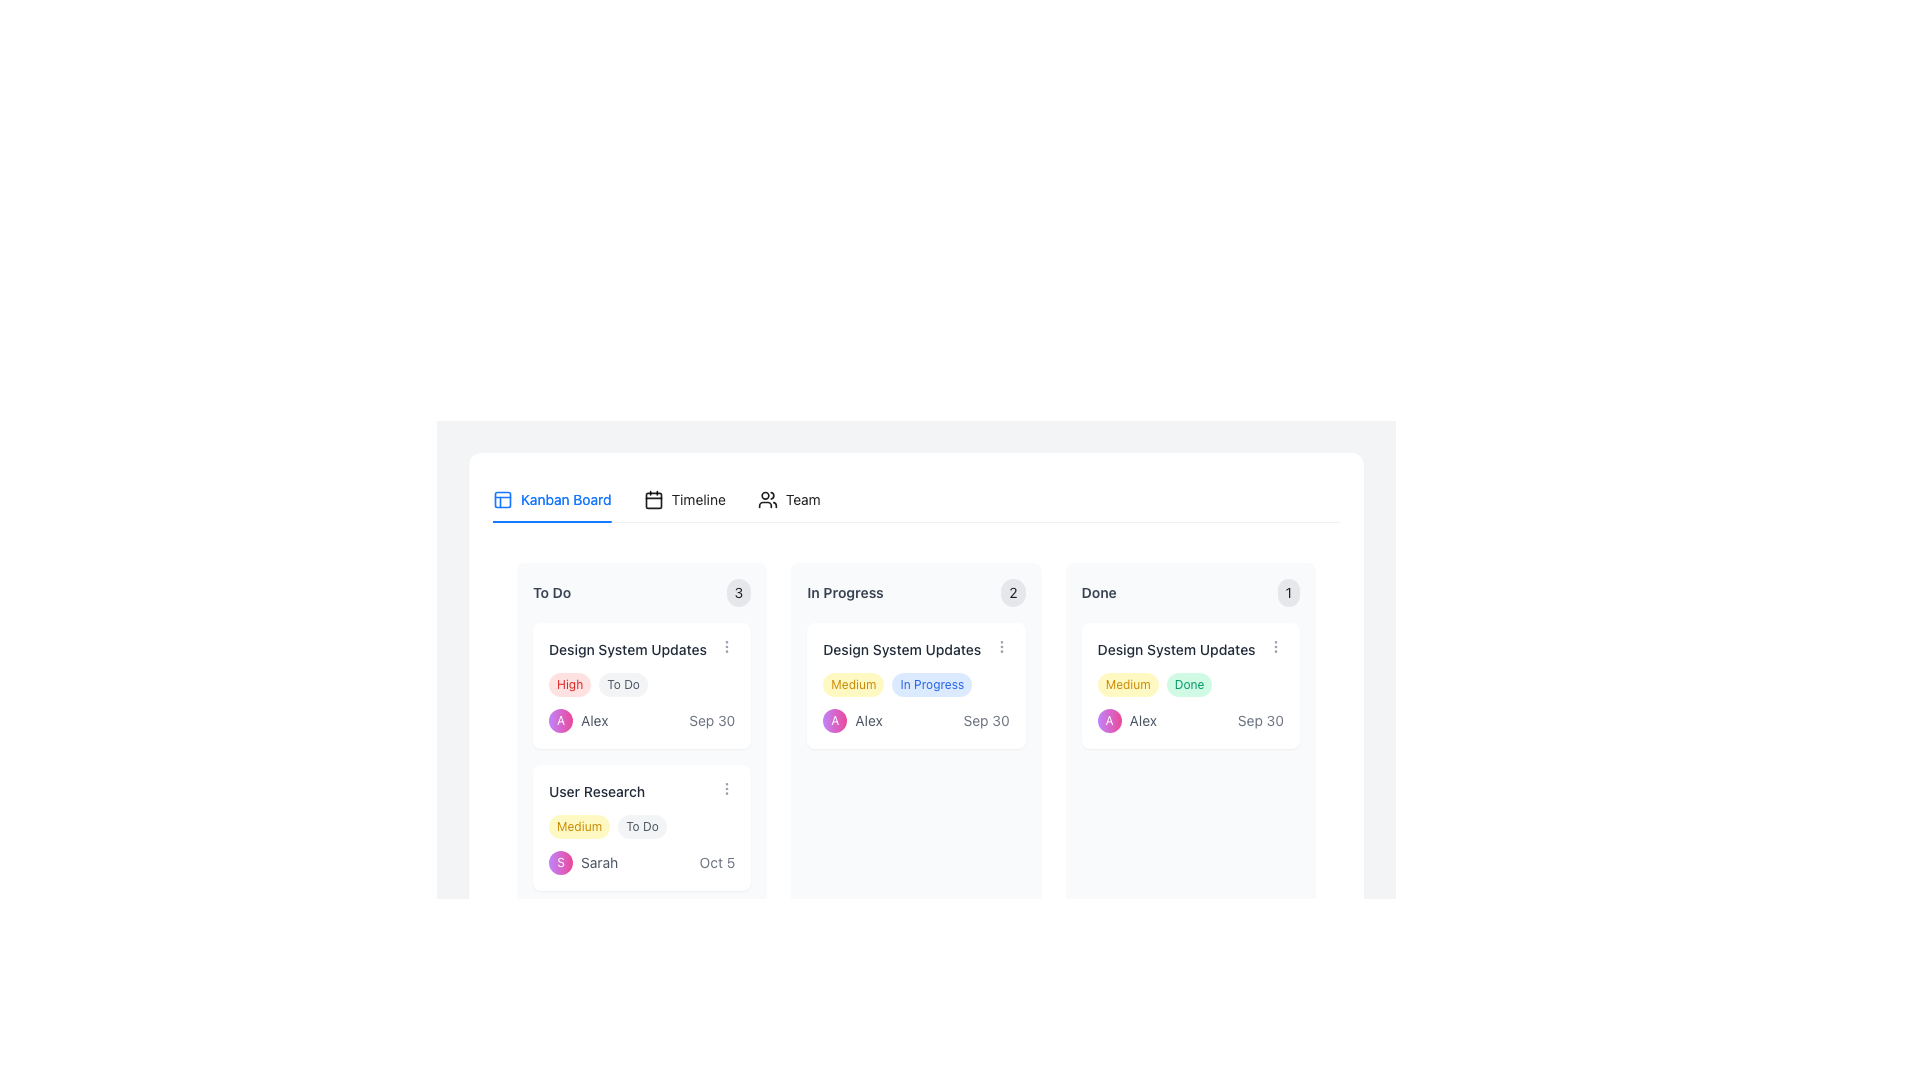  What do you see at coordinates (622, 684) in the screenshot?
I see `the second smaller rounded label in the 'To Do' card, located directly to the right of the red 'High' label` at bounding box center [622, 684].